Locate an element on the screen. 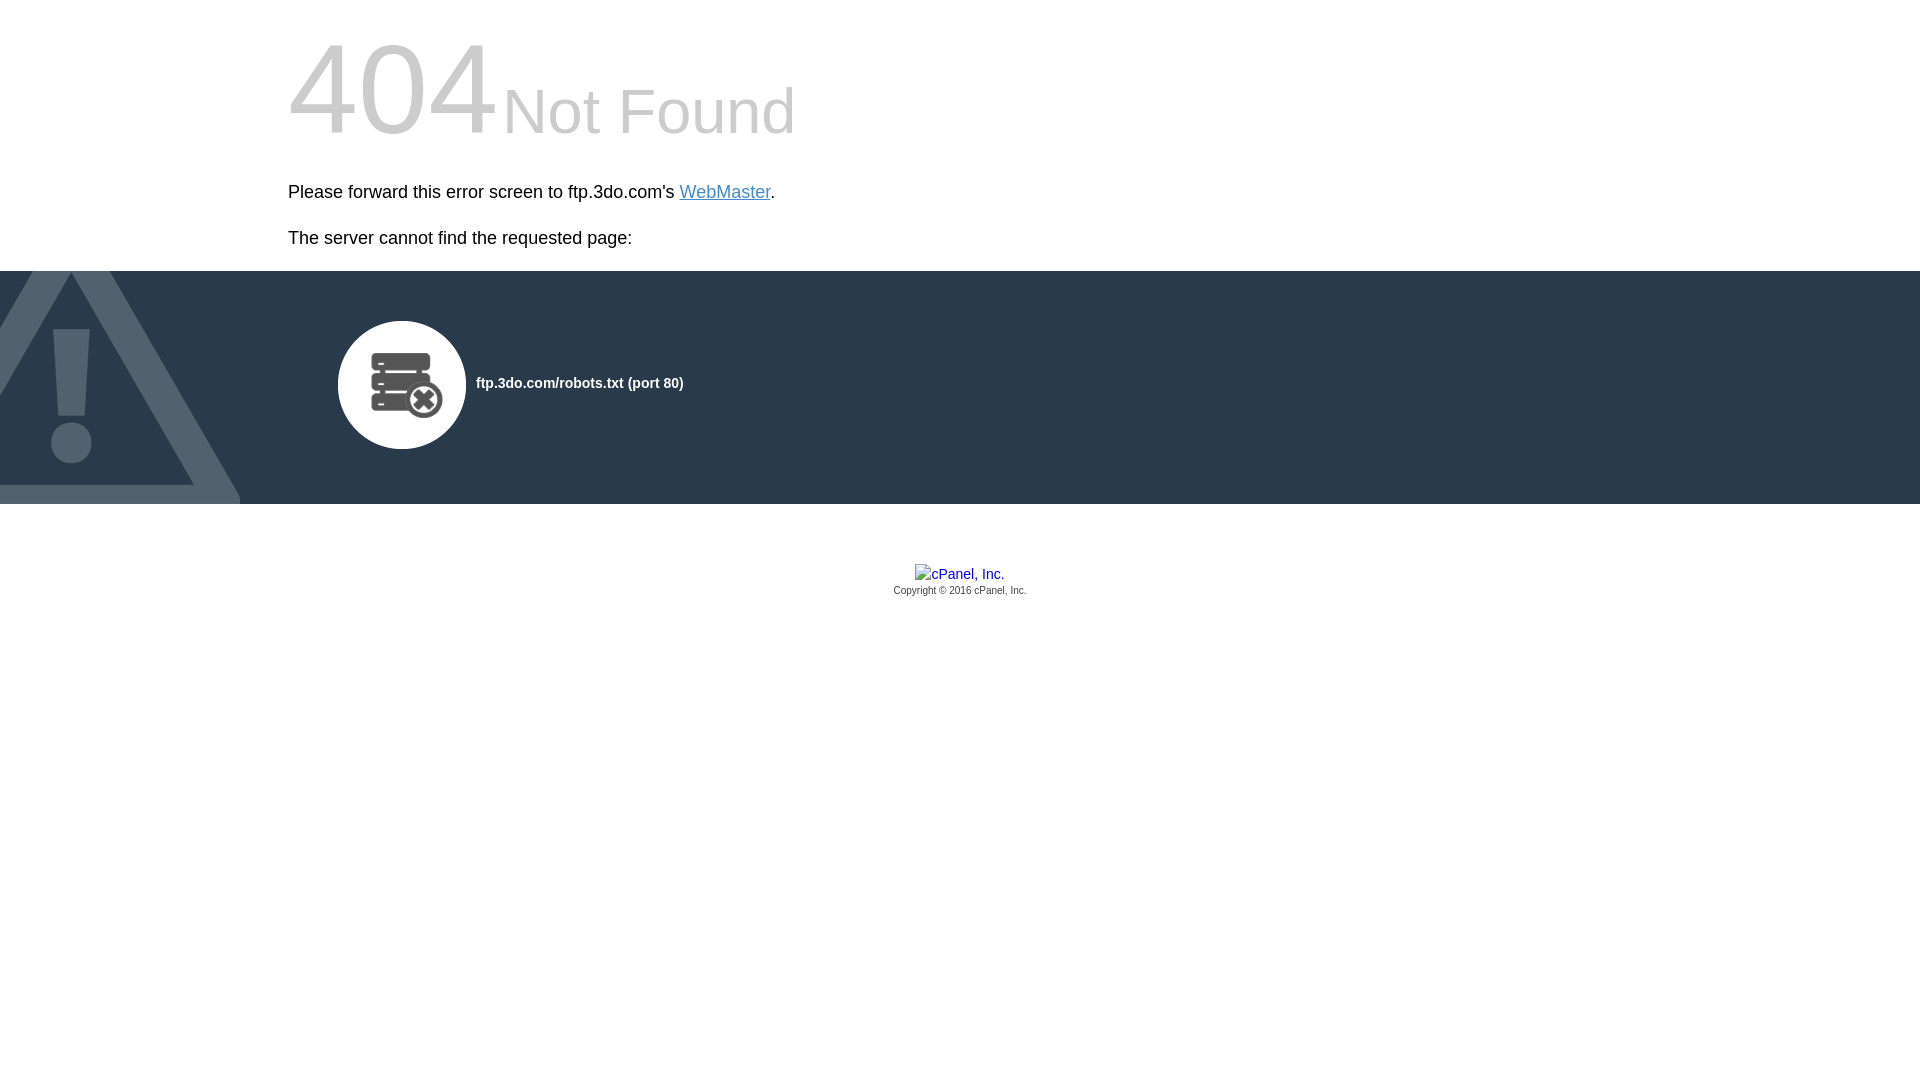 This screenshot has height=1080, width=1920. 'WebMaster' is located at coordinates (724, 192).